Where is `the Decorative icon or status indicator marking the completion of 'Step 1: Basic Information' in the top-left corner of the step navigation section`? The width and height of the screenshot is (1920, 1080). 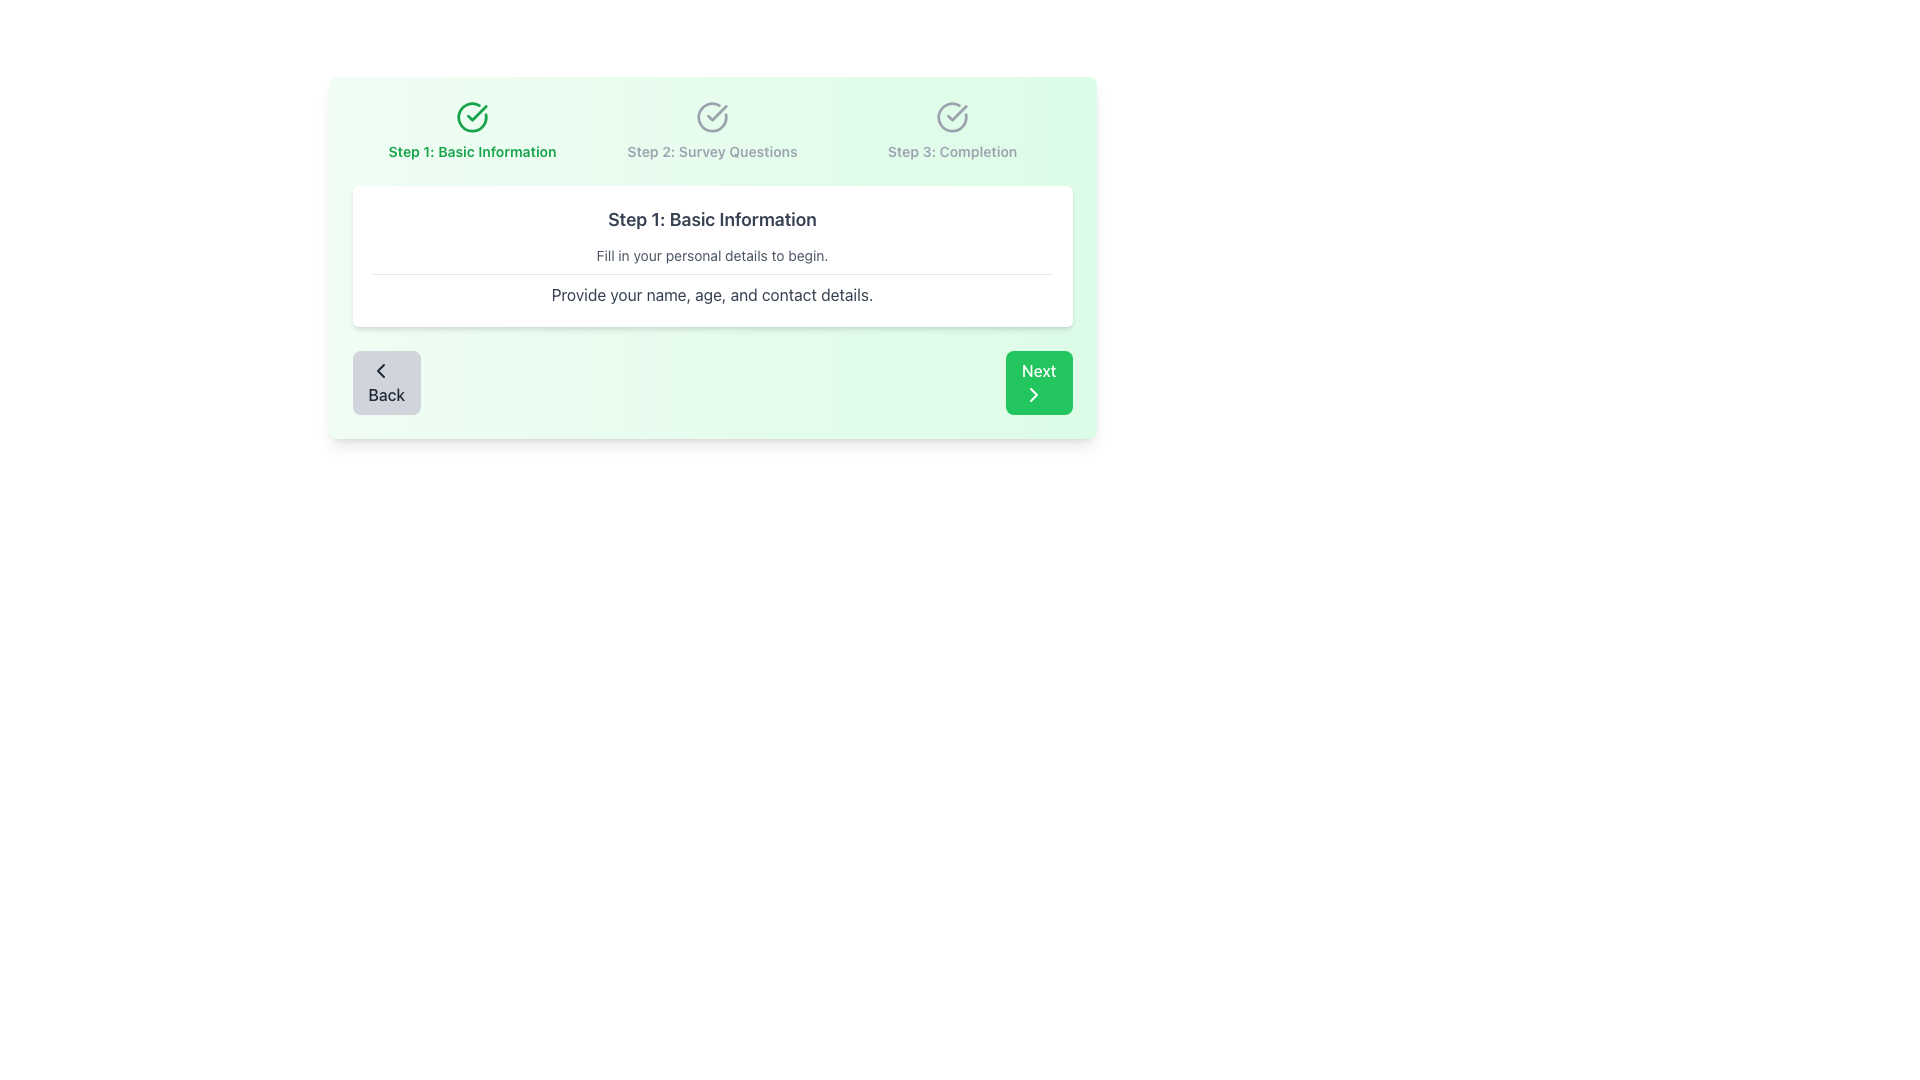 the Decorative icon or status indicator marking the completion of 'Step 1: Basic Information' in the top-left corner of the step navigation section is located at coordinates (471, 117).